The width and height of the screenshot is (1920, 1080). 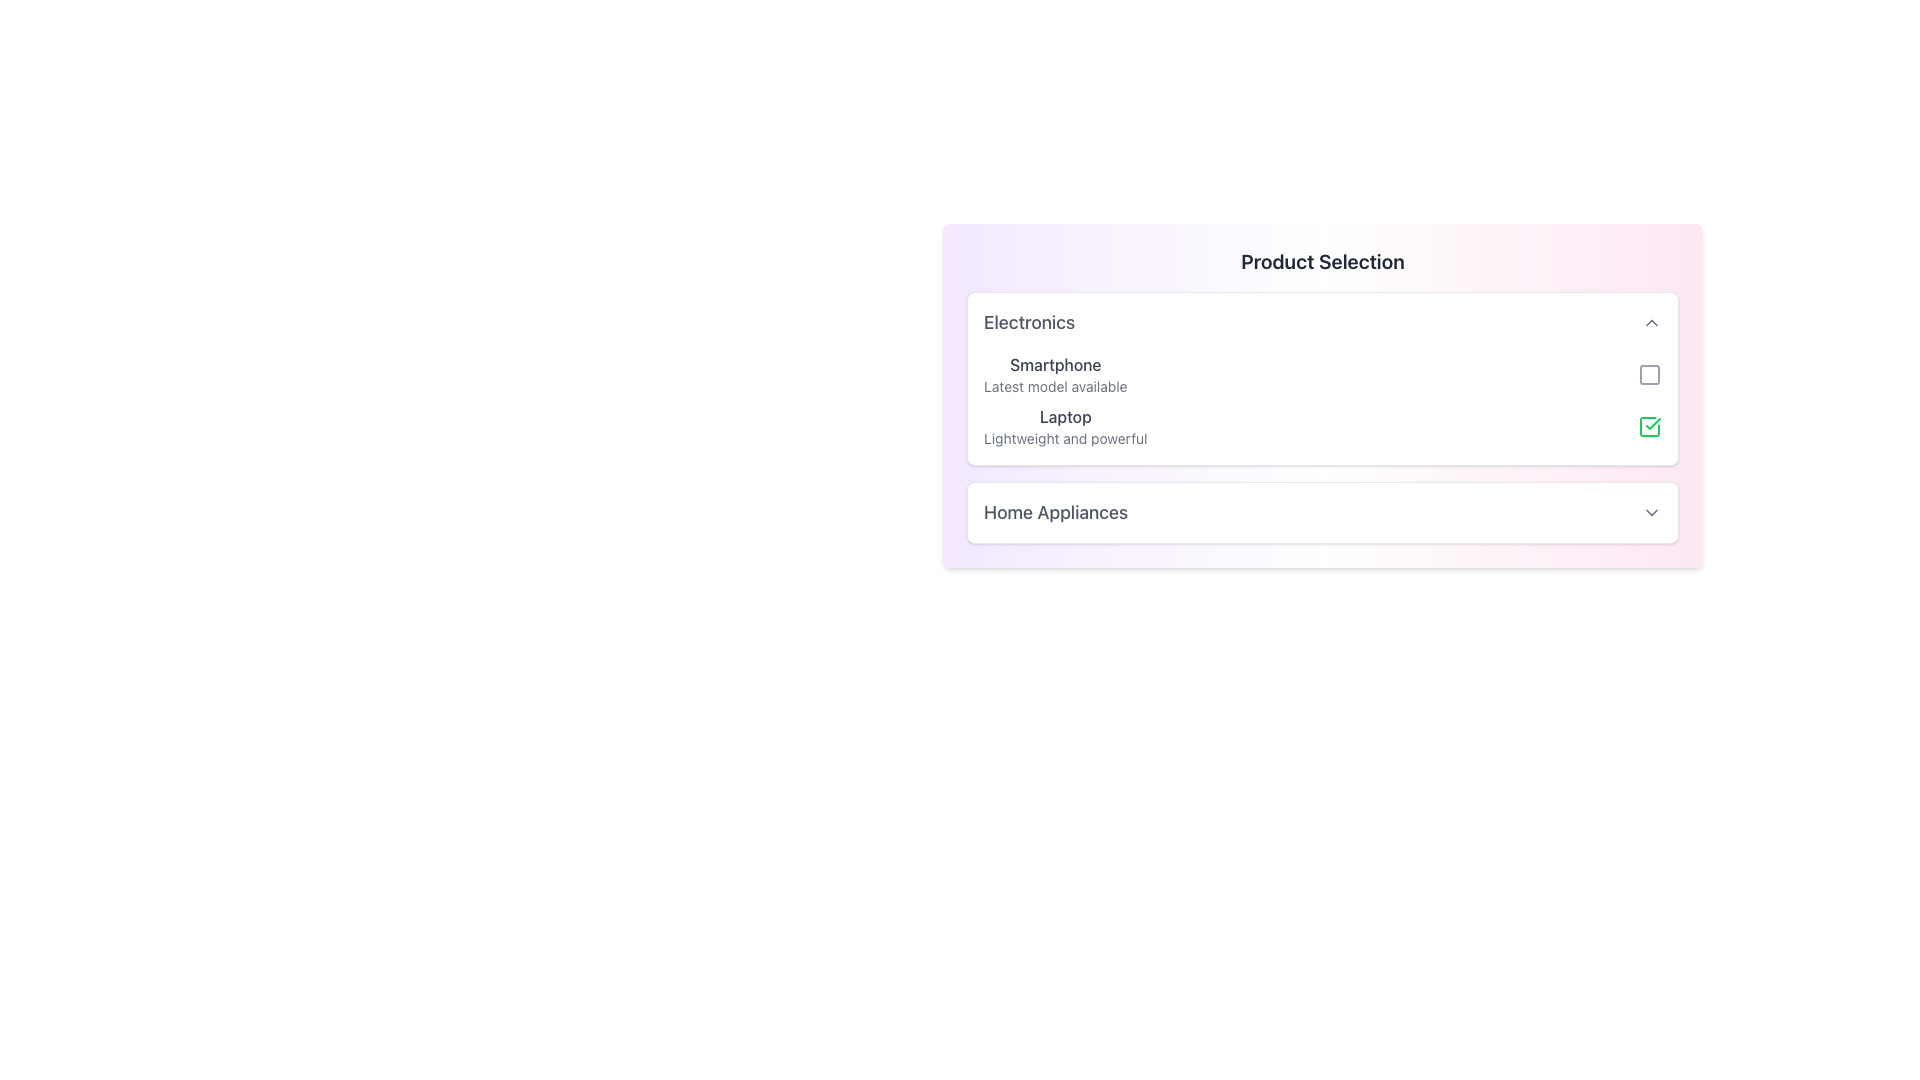 I want to click on the 'Home Appliances' dropdown trigger located at the bottom of the category list, so click(x=1323, y=512).